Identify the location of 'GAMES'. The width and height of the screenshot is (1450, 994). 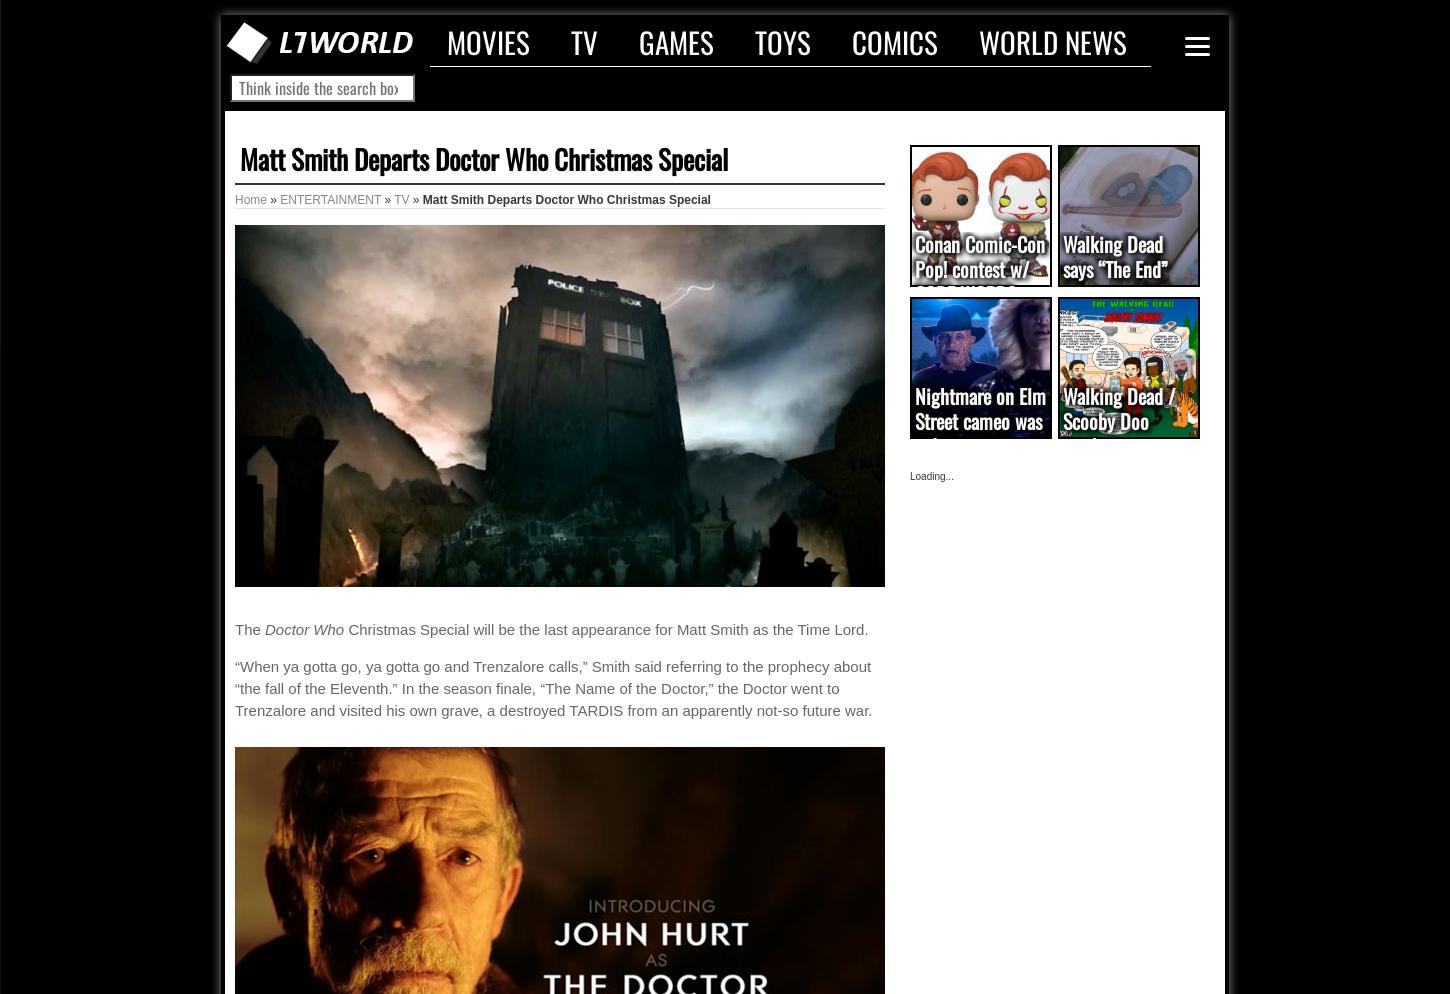
(675, 40).